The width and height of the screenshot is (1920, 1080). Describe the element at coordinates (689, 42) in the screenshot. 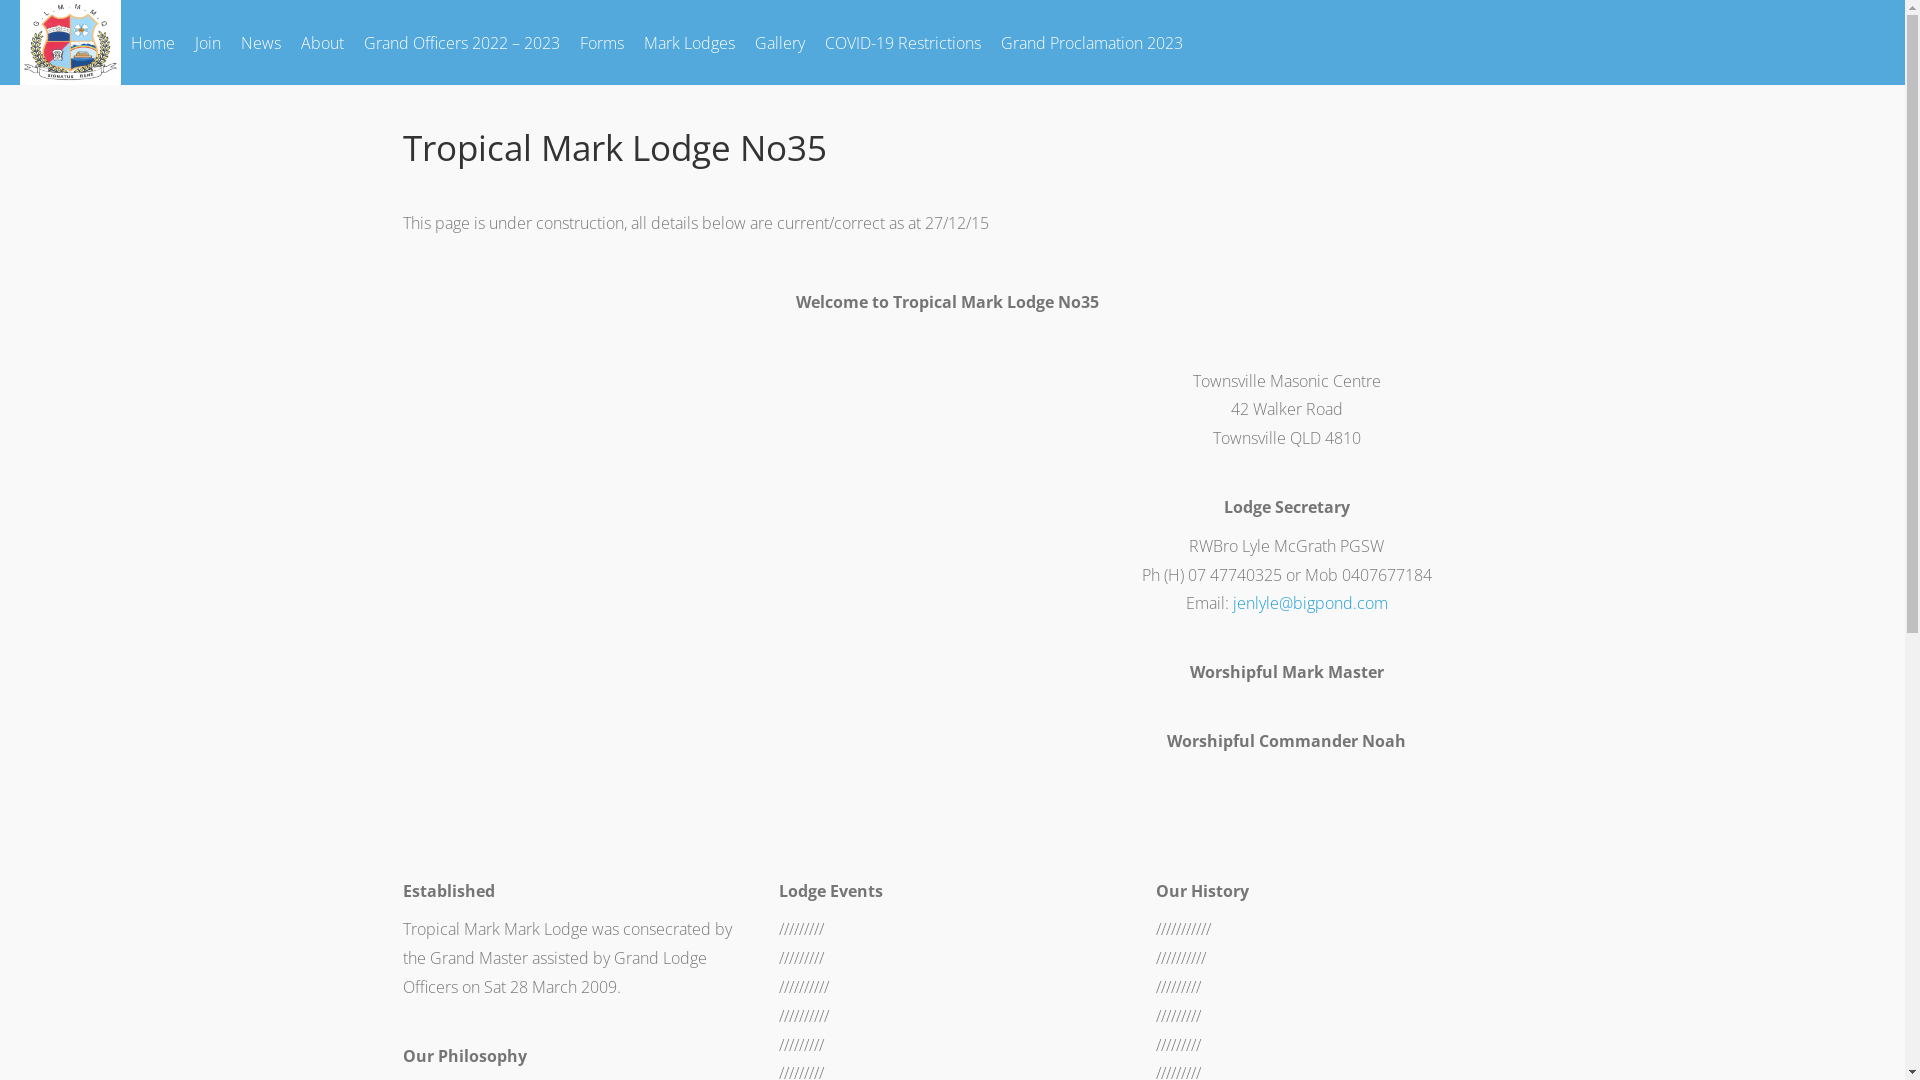

I see `'Mark Lodges'` at that location.